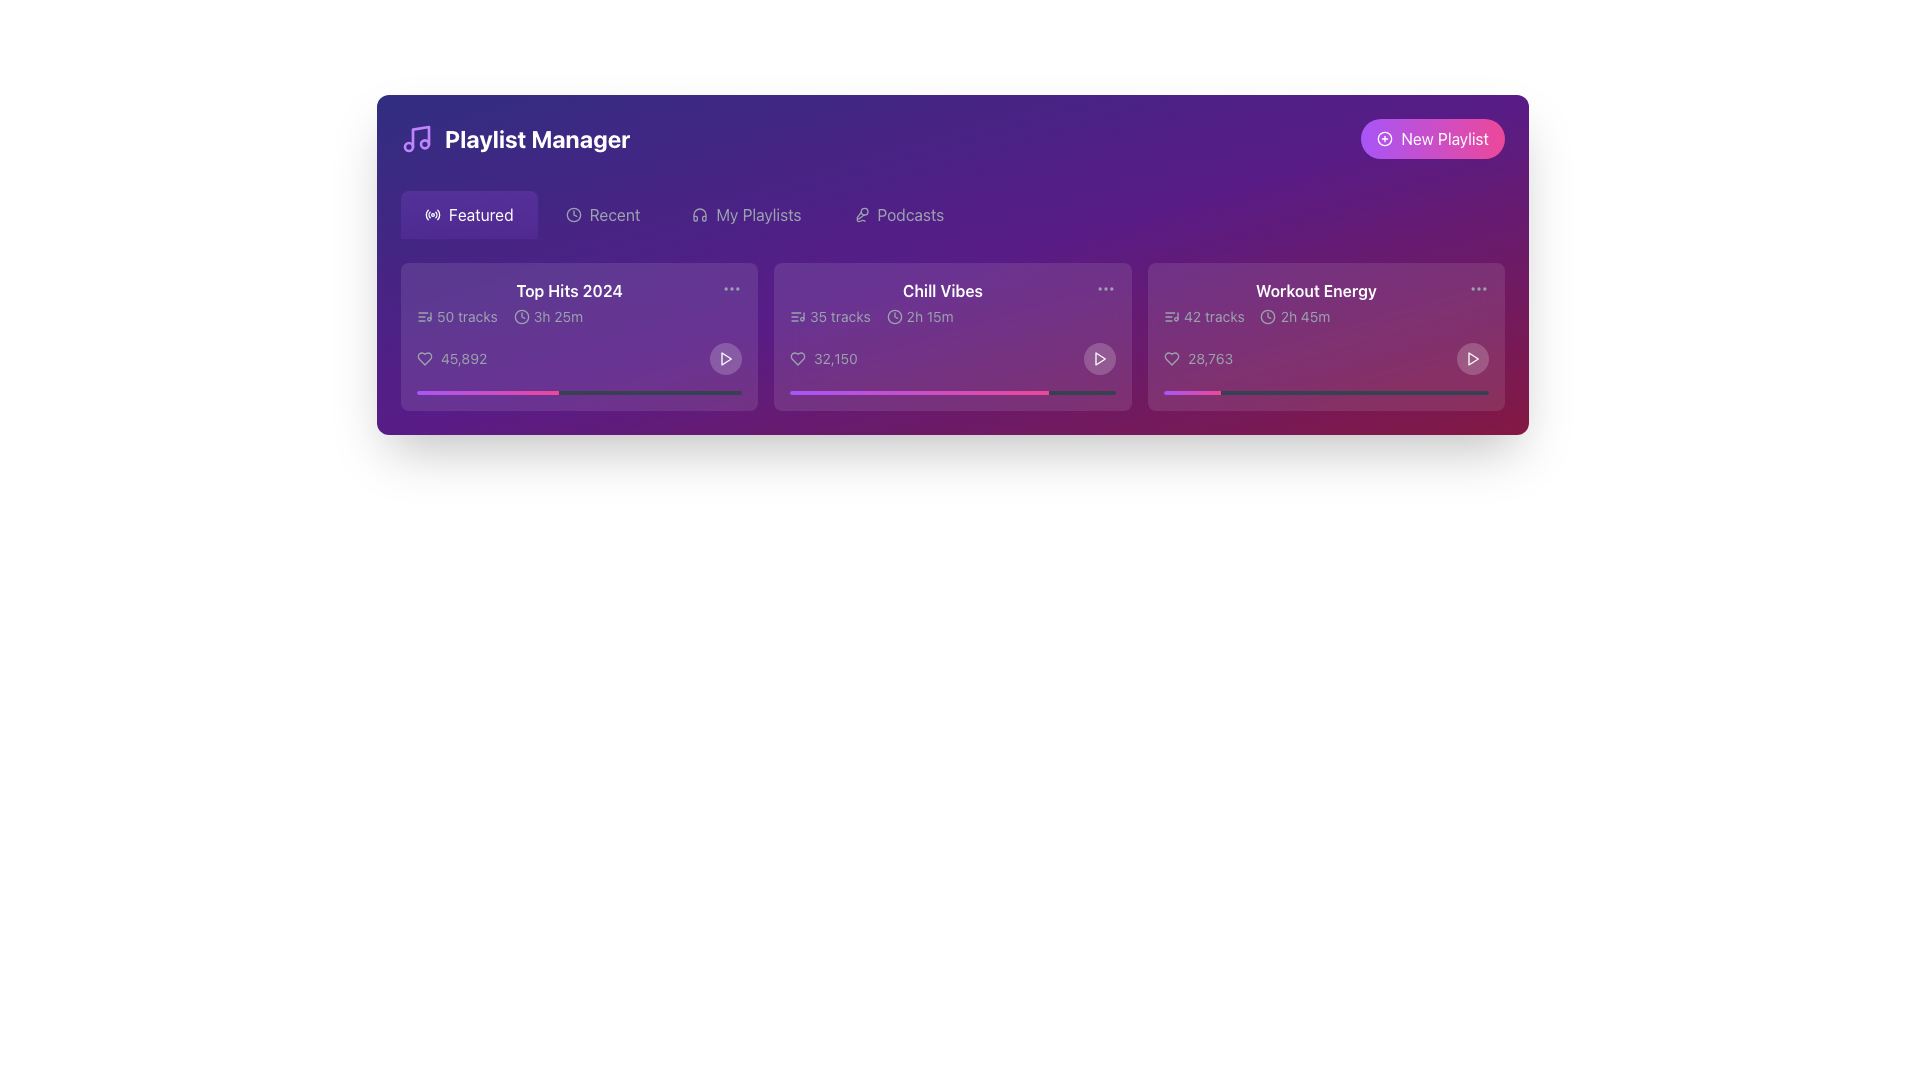  I want to click on the clock icon located to the left of the 'Recent' text in the secondary navigation bar, so click(572, 215).